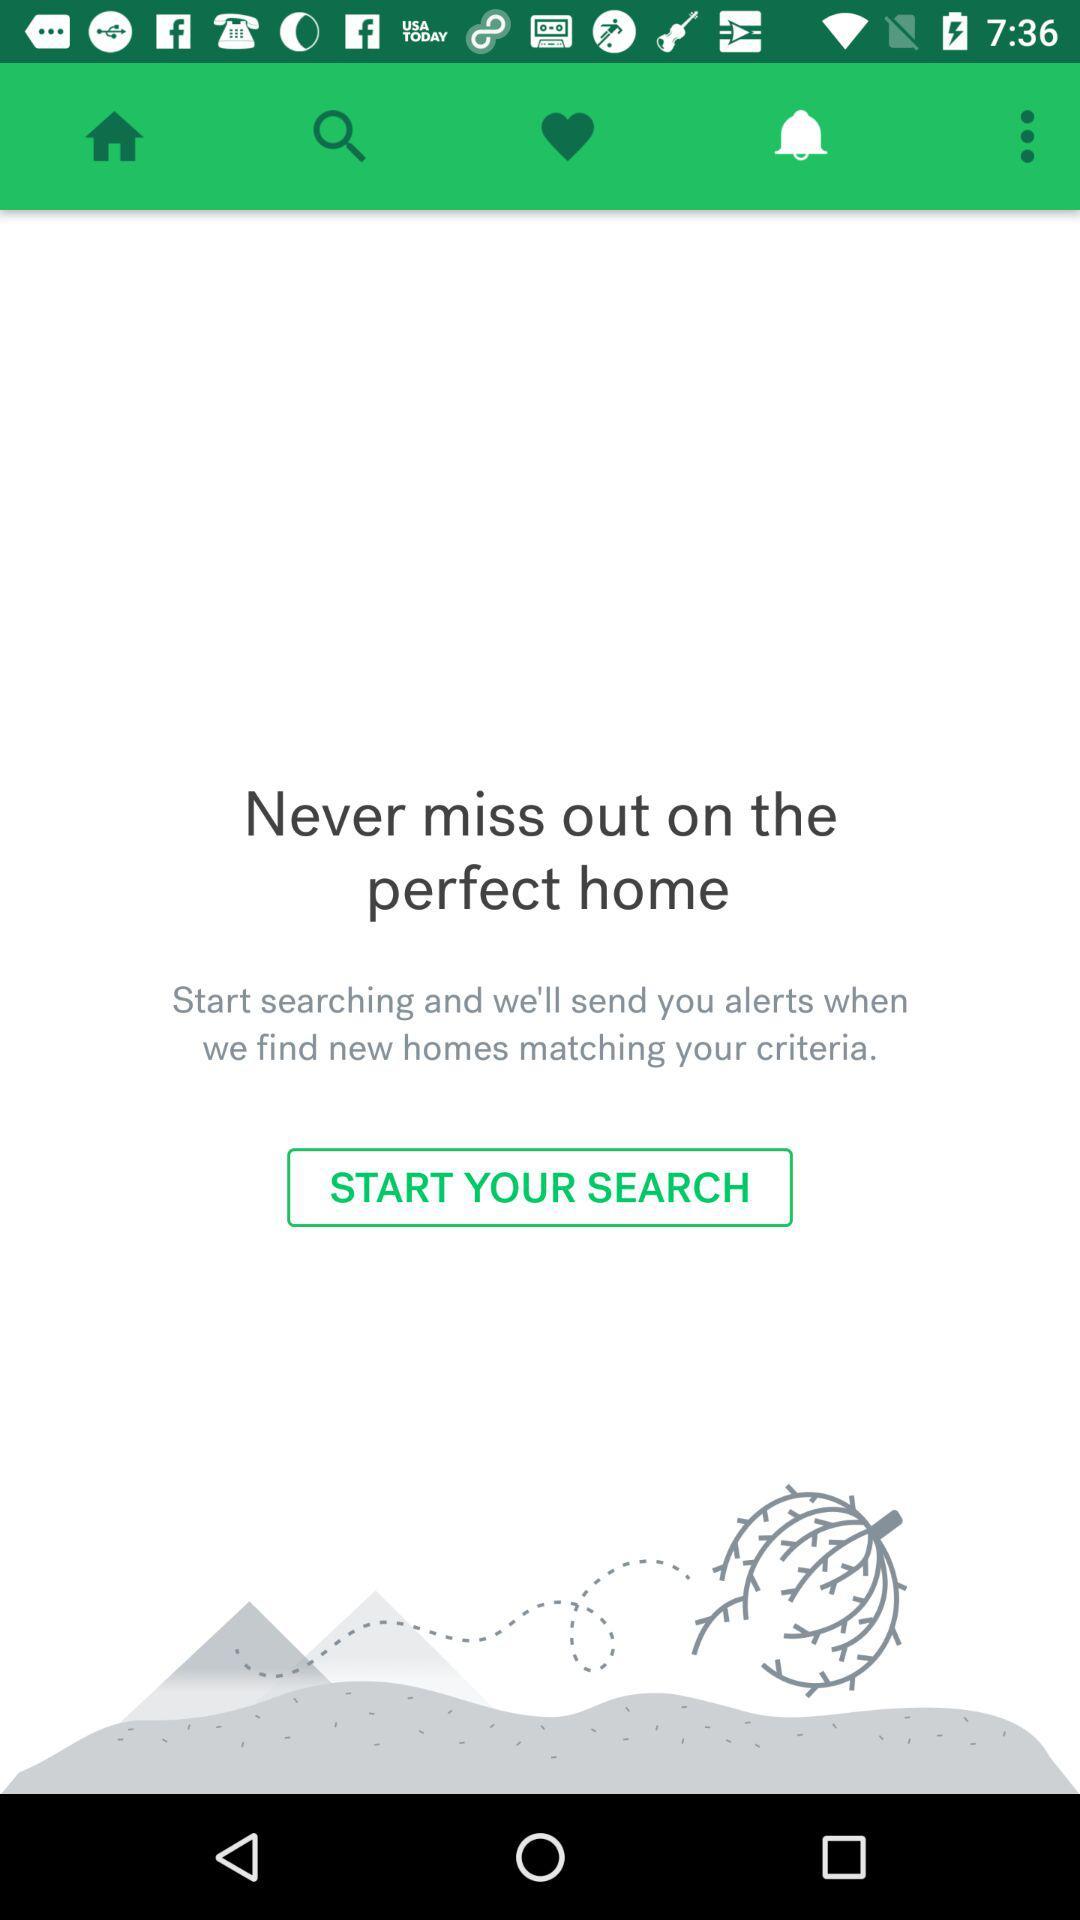 The width and height of the screenshot is (1080, 1920). I want to click on show reminders, so click(799, 135).